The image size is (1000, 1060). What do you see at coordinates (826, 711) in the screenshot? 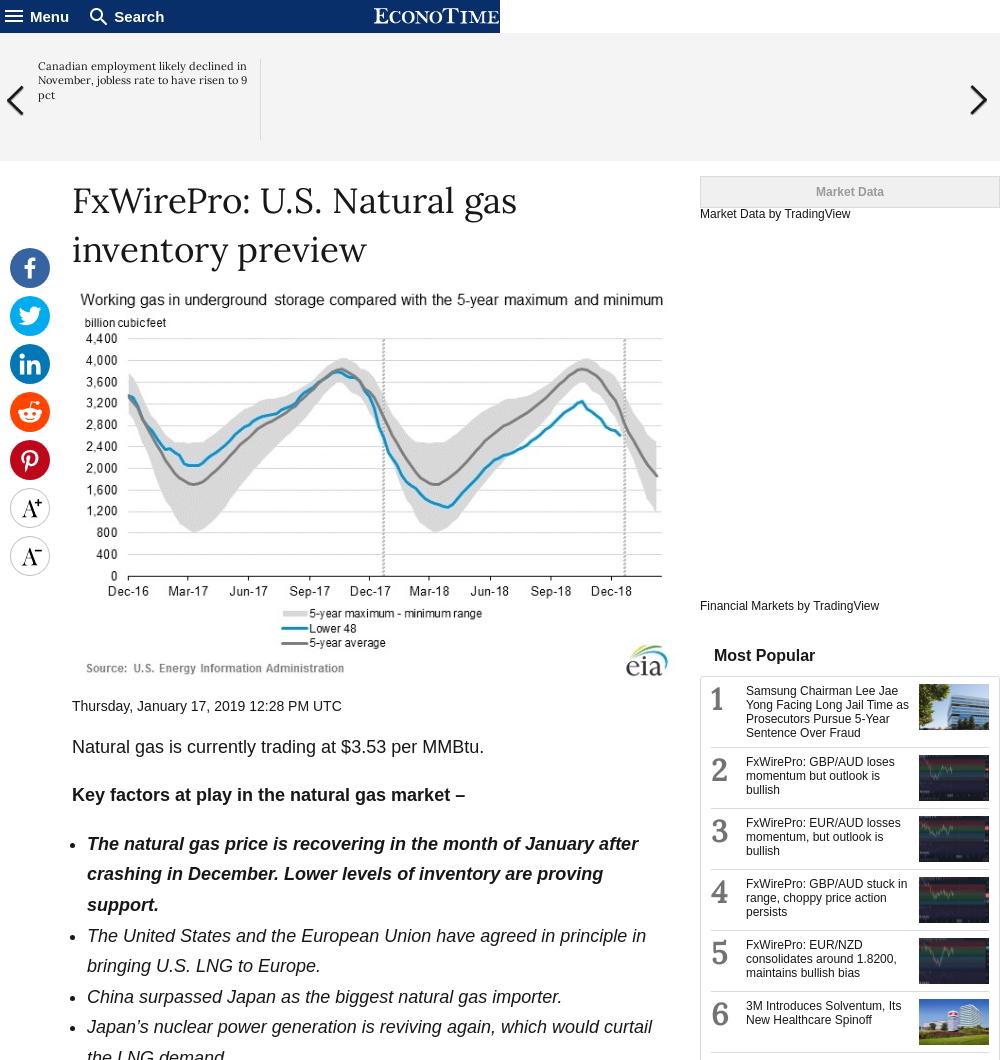
I see `'Samsung Chairman Lee Jae Yong Facing Long Jail Time as Prosecutors Pursue 5-Year Sentence Over Fraud'` at bounding box center [826, 711].